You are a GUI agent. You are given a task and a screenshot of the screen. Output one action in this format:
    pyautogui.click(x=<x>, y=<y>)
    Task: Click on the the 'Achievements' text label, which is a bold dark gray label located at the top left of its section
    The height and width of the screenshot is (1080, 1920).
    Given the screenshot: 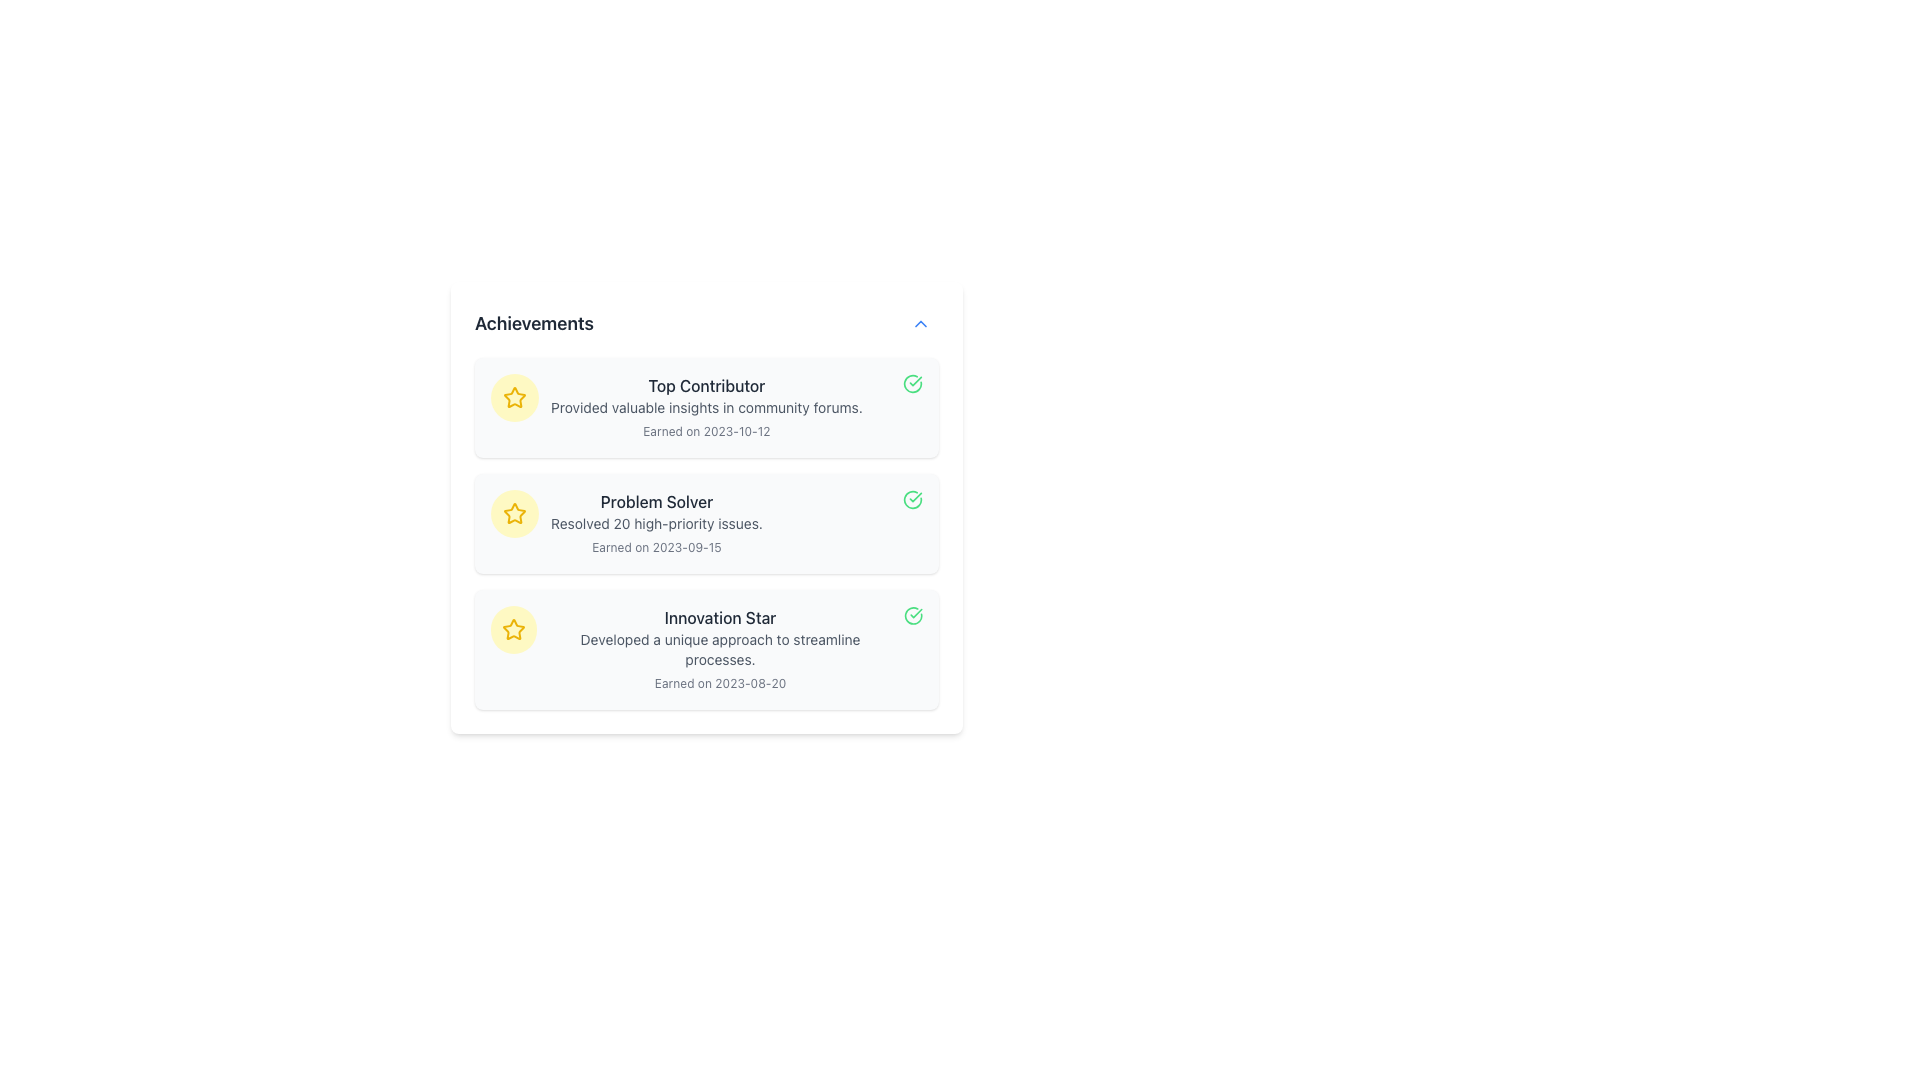 What is the action you would take?
    pyautogui.click(x=534, y=323)
    